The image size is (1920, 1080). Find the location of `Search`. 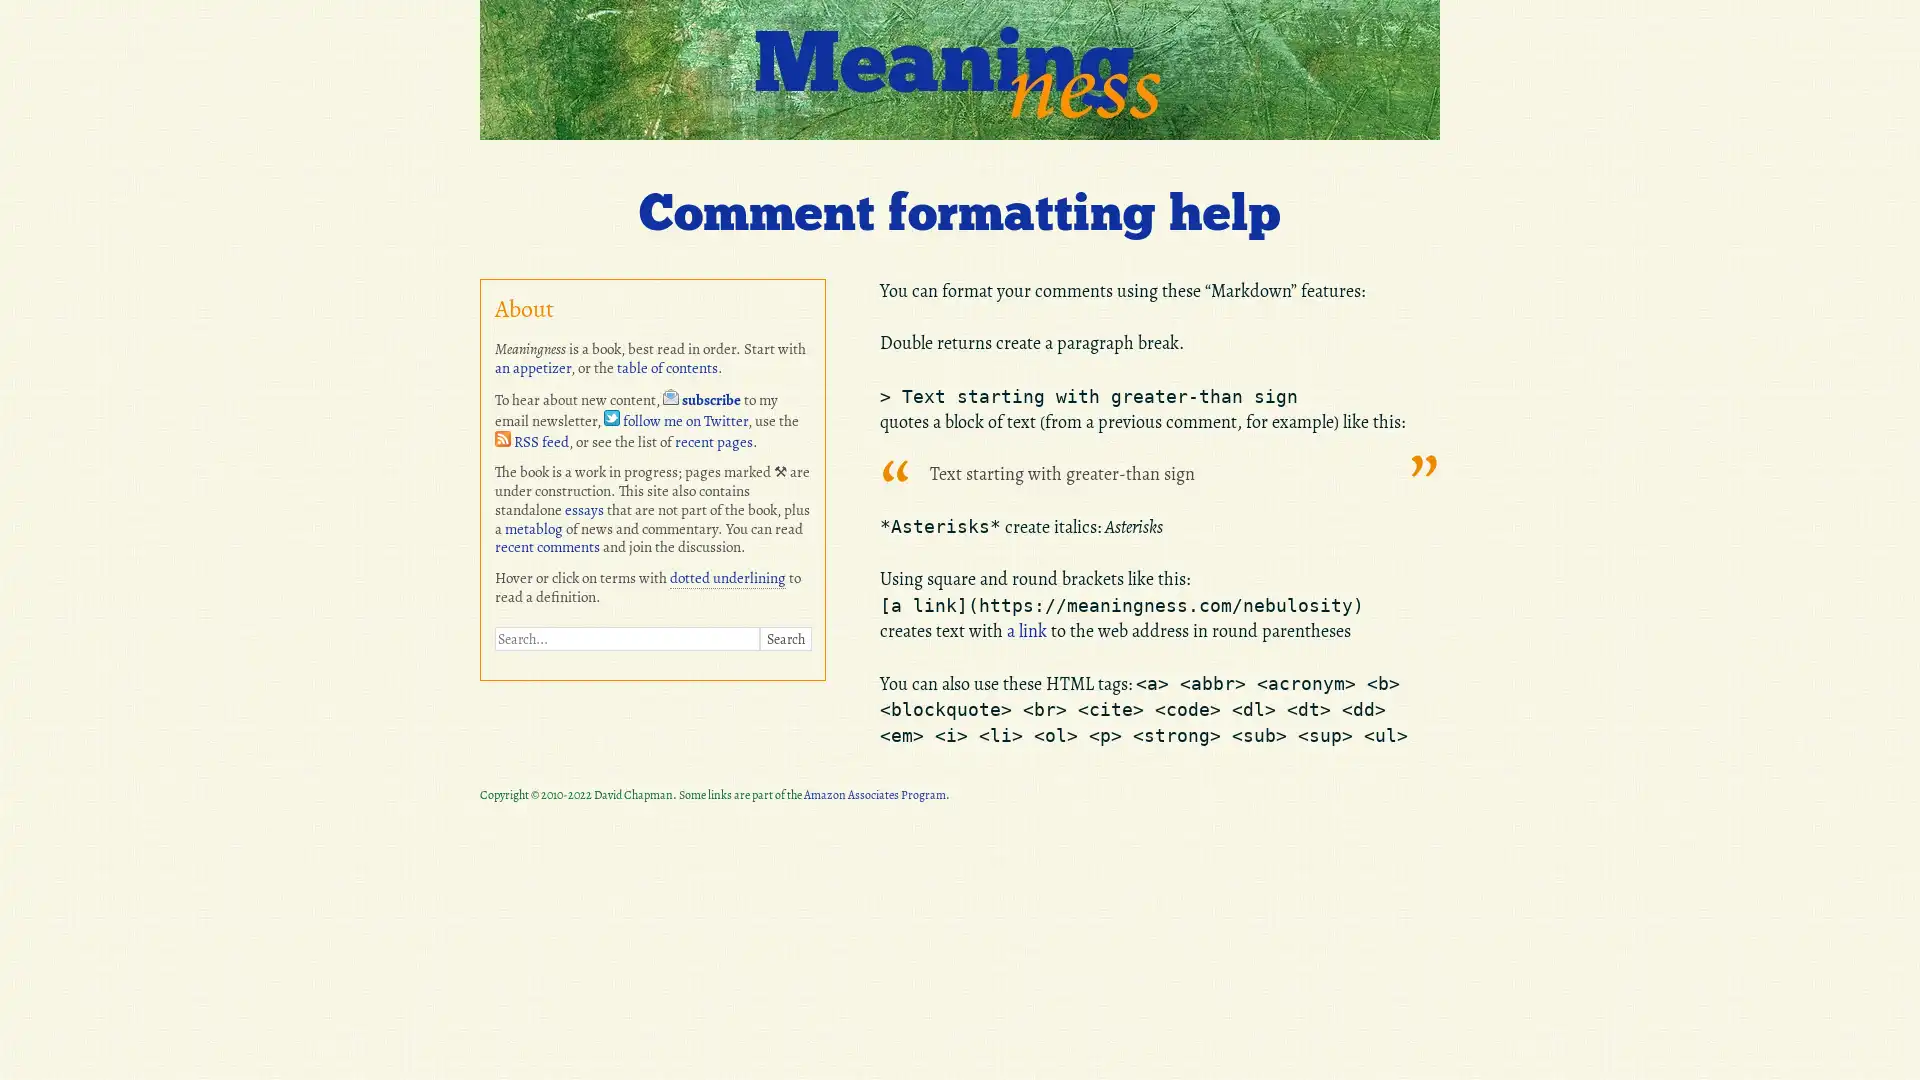

Search is located at coordinates (784, 639).